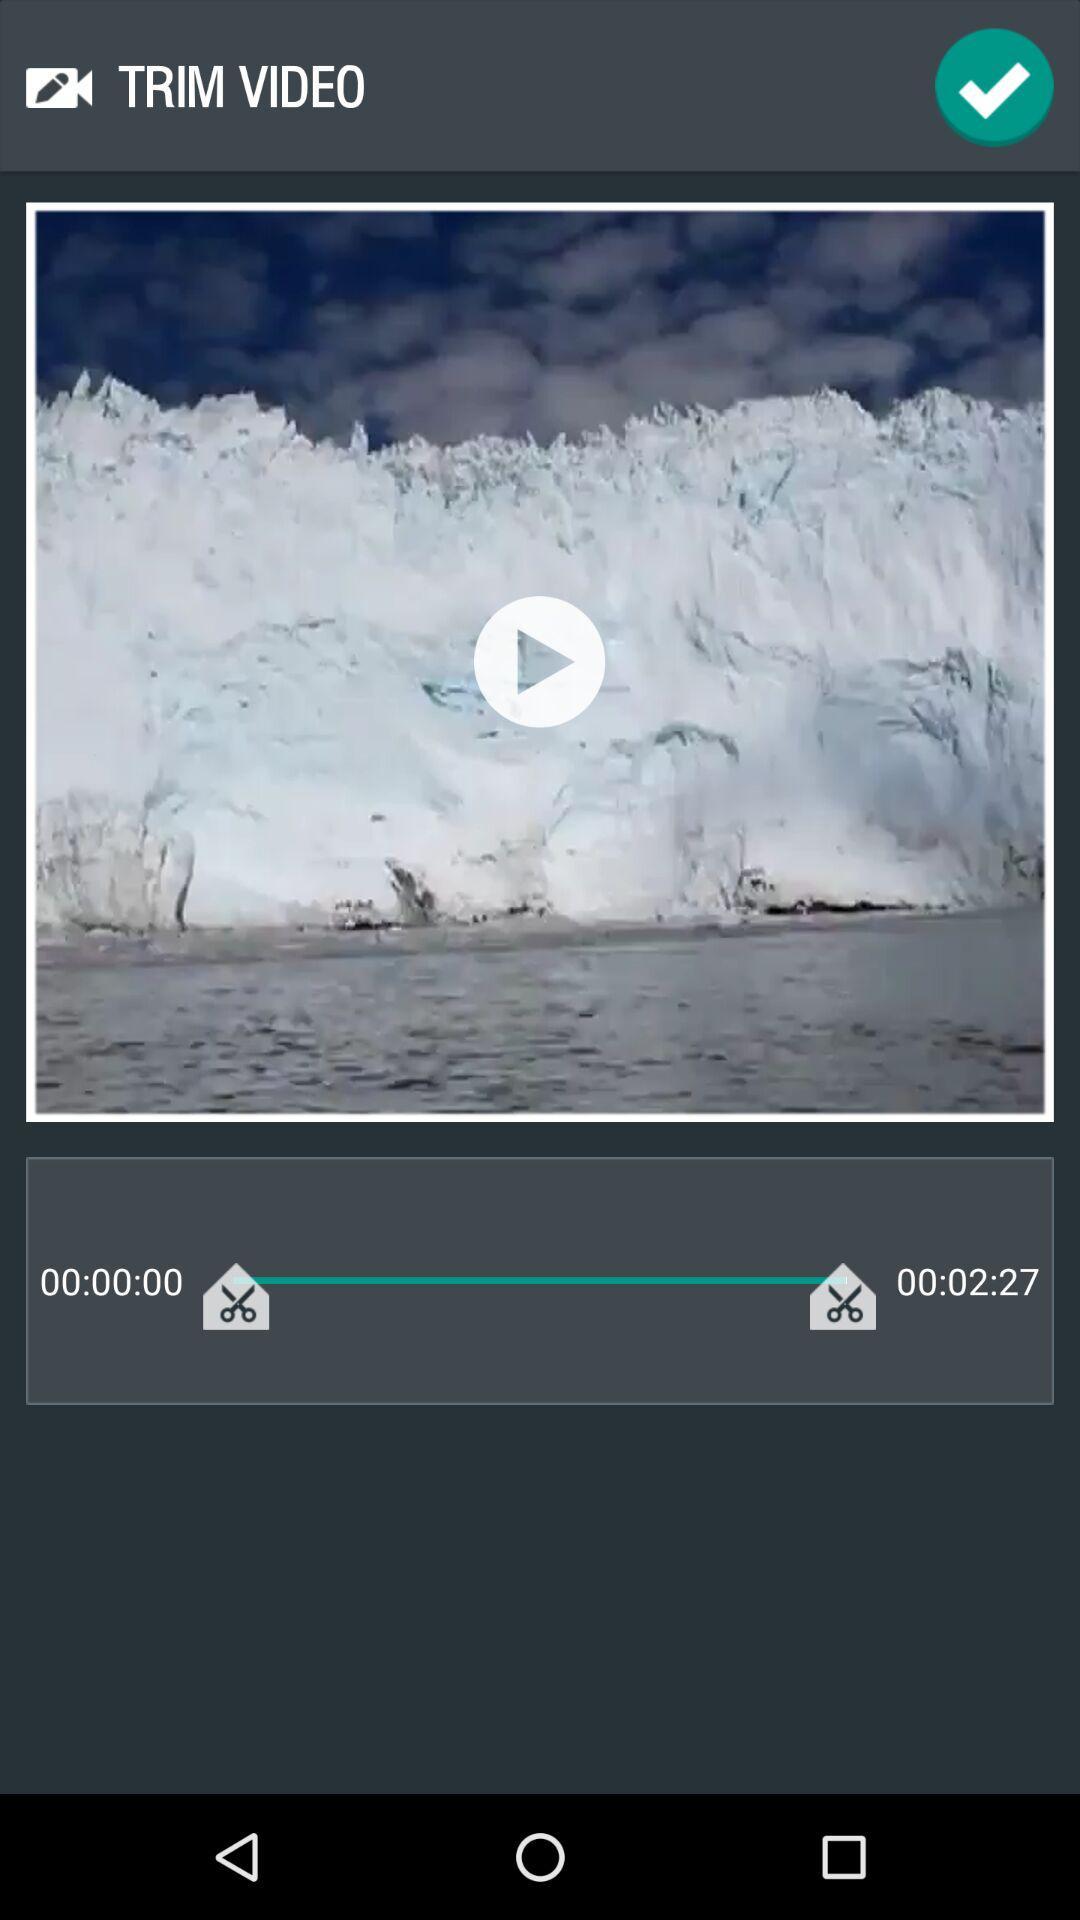  What do you see at coordinates (994, 86) in the screenshot?
I see `trim video selection` at bounding box center [994, 86].